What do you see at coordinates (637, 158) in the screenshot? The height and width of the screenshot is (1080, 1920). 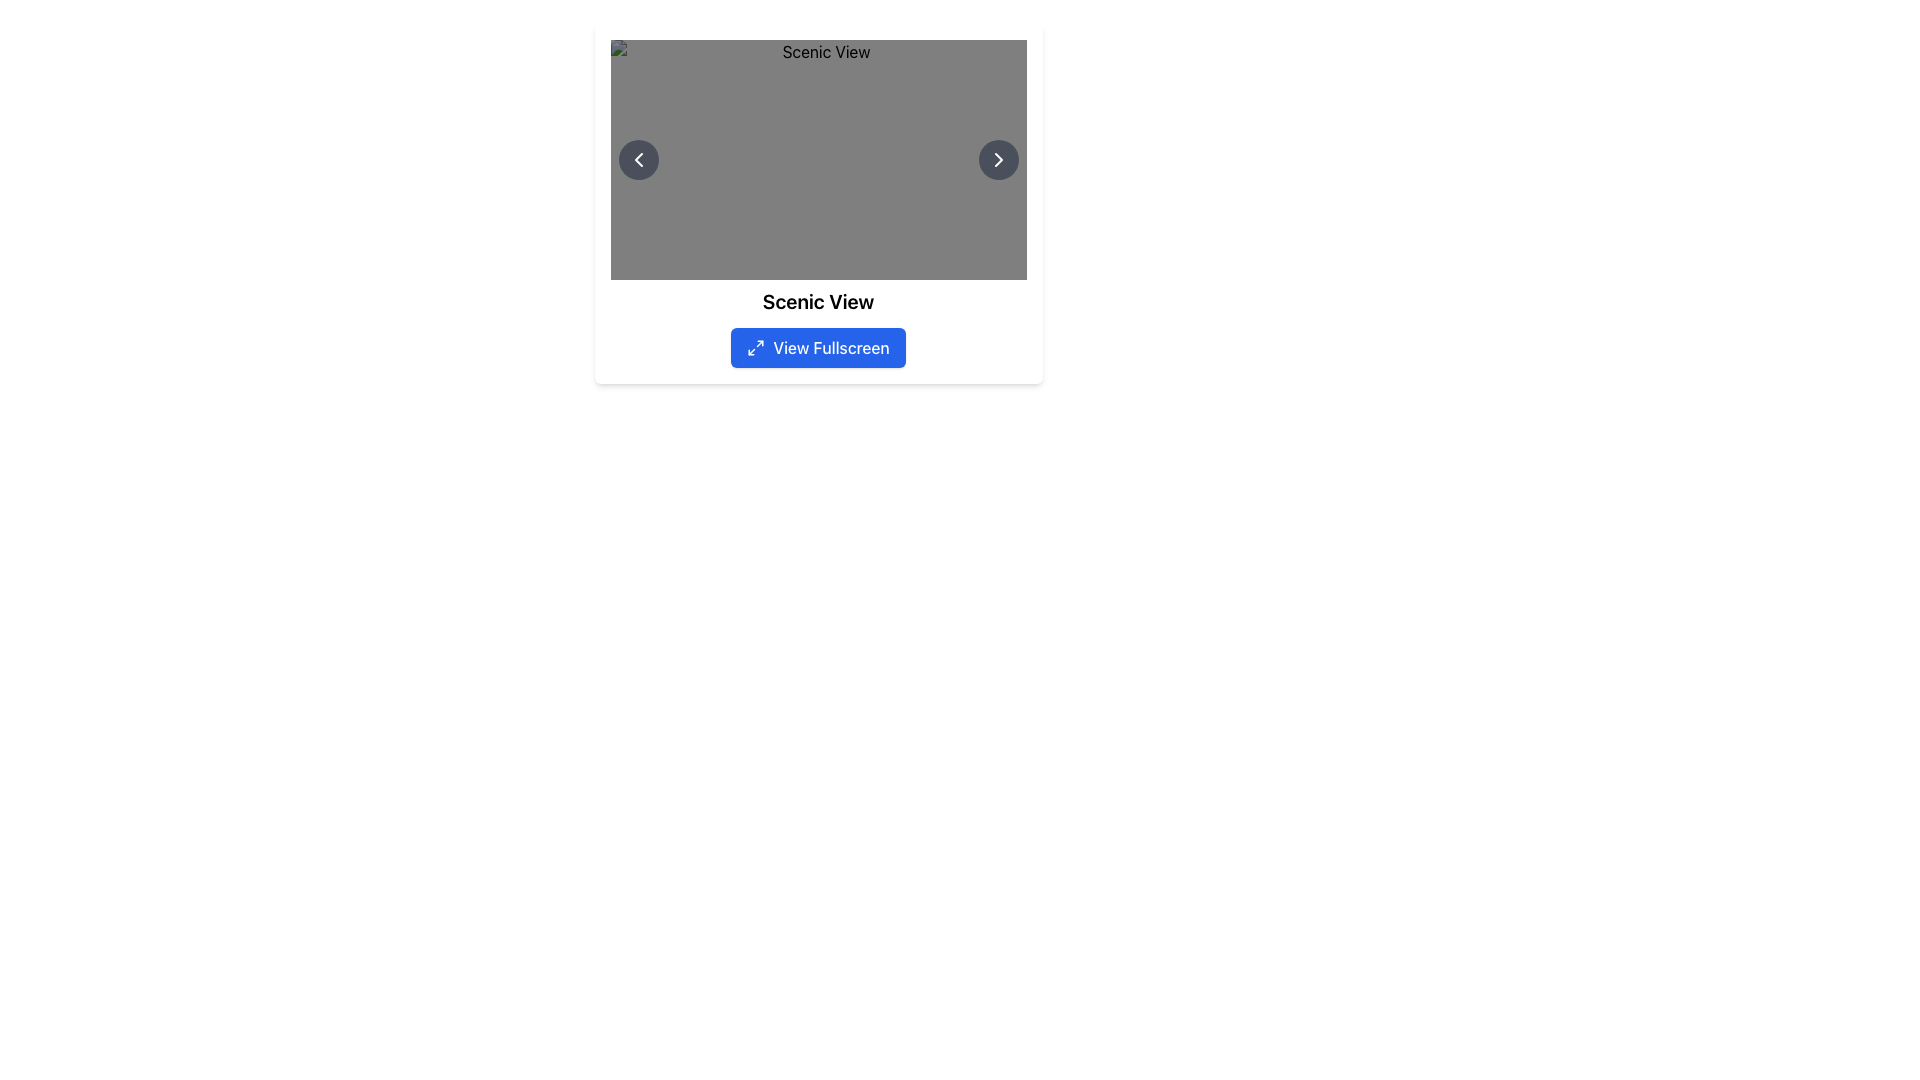 I see `the 'previous' button located on the left side of the image display` at bounding box center [637, 158].